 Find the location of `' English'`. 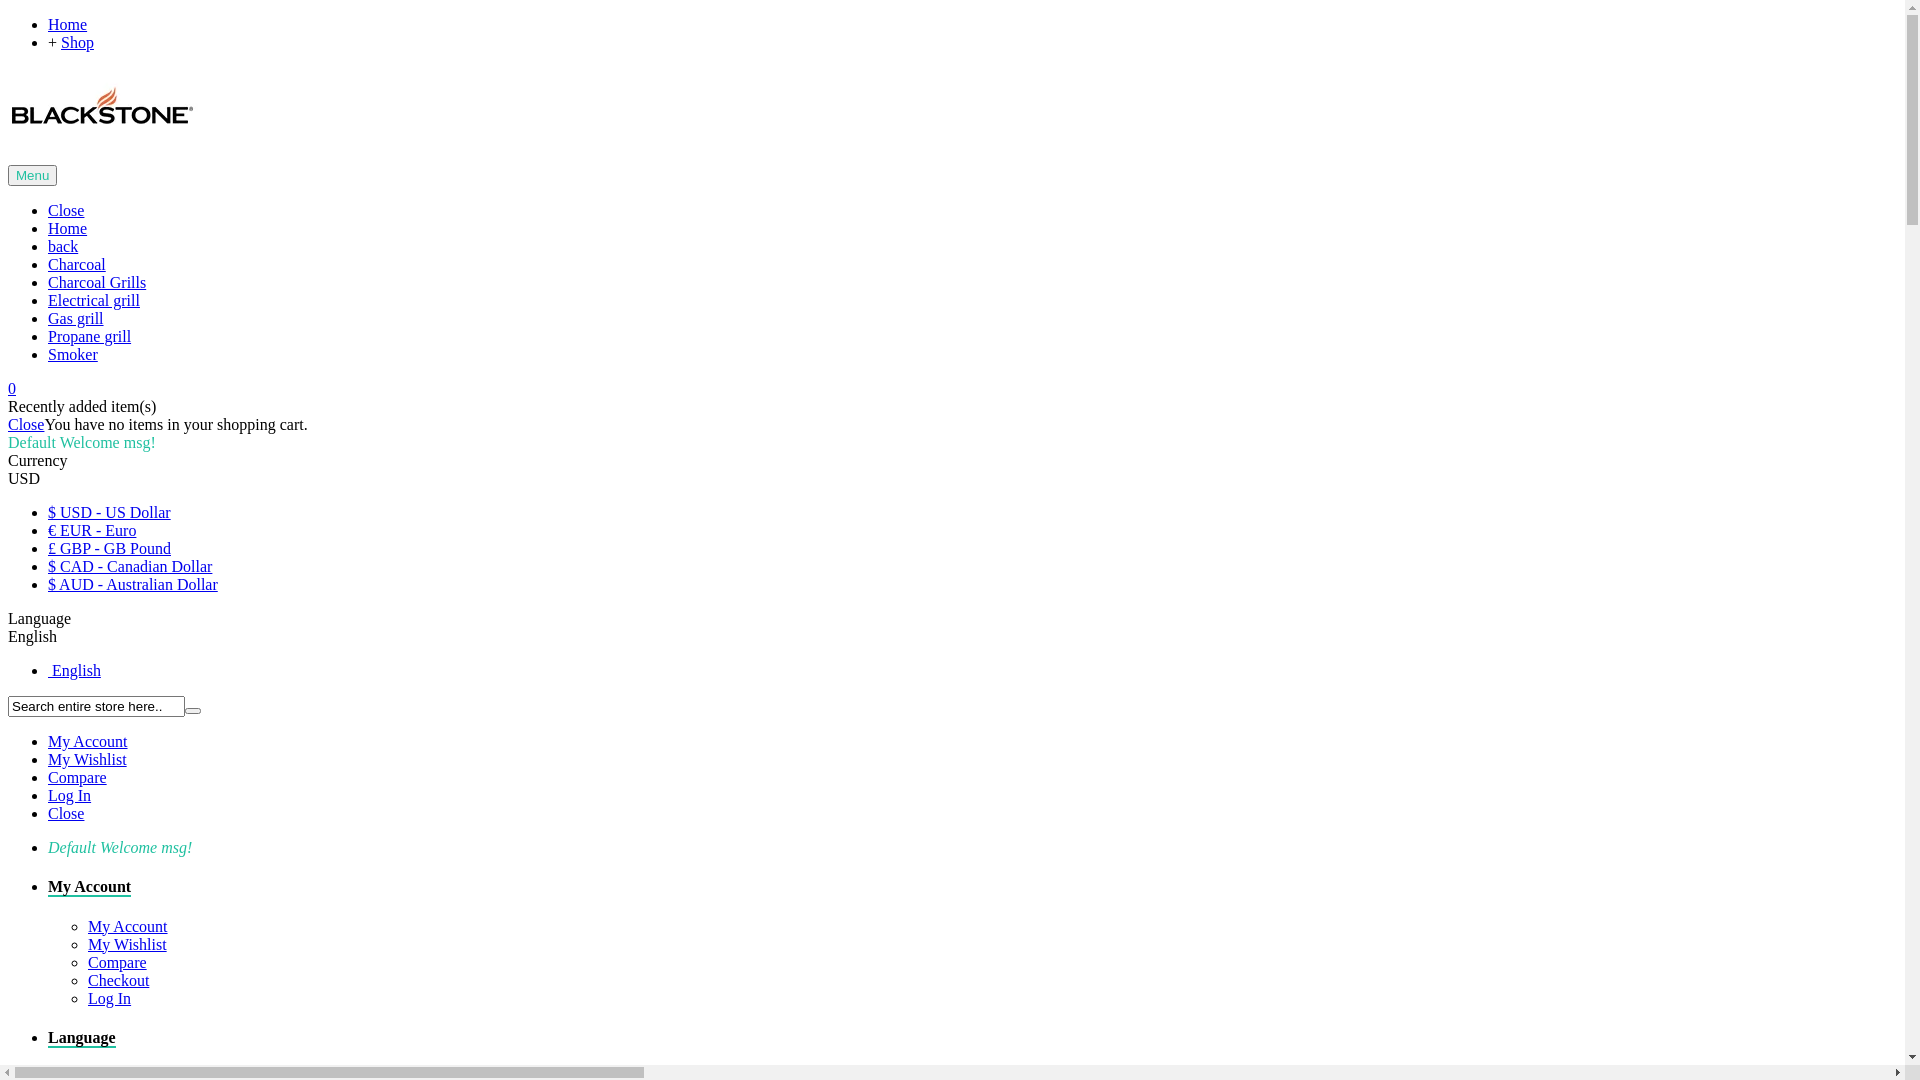

' English' is located at coordinates (48, 670).